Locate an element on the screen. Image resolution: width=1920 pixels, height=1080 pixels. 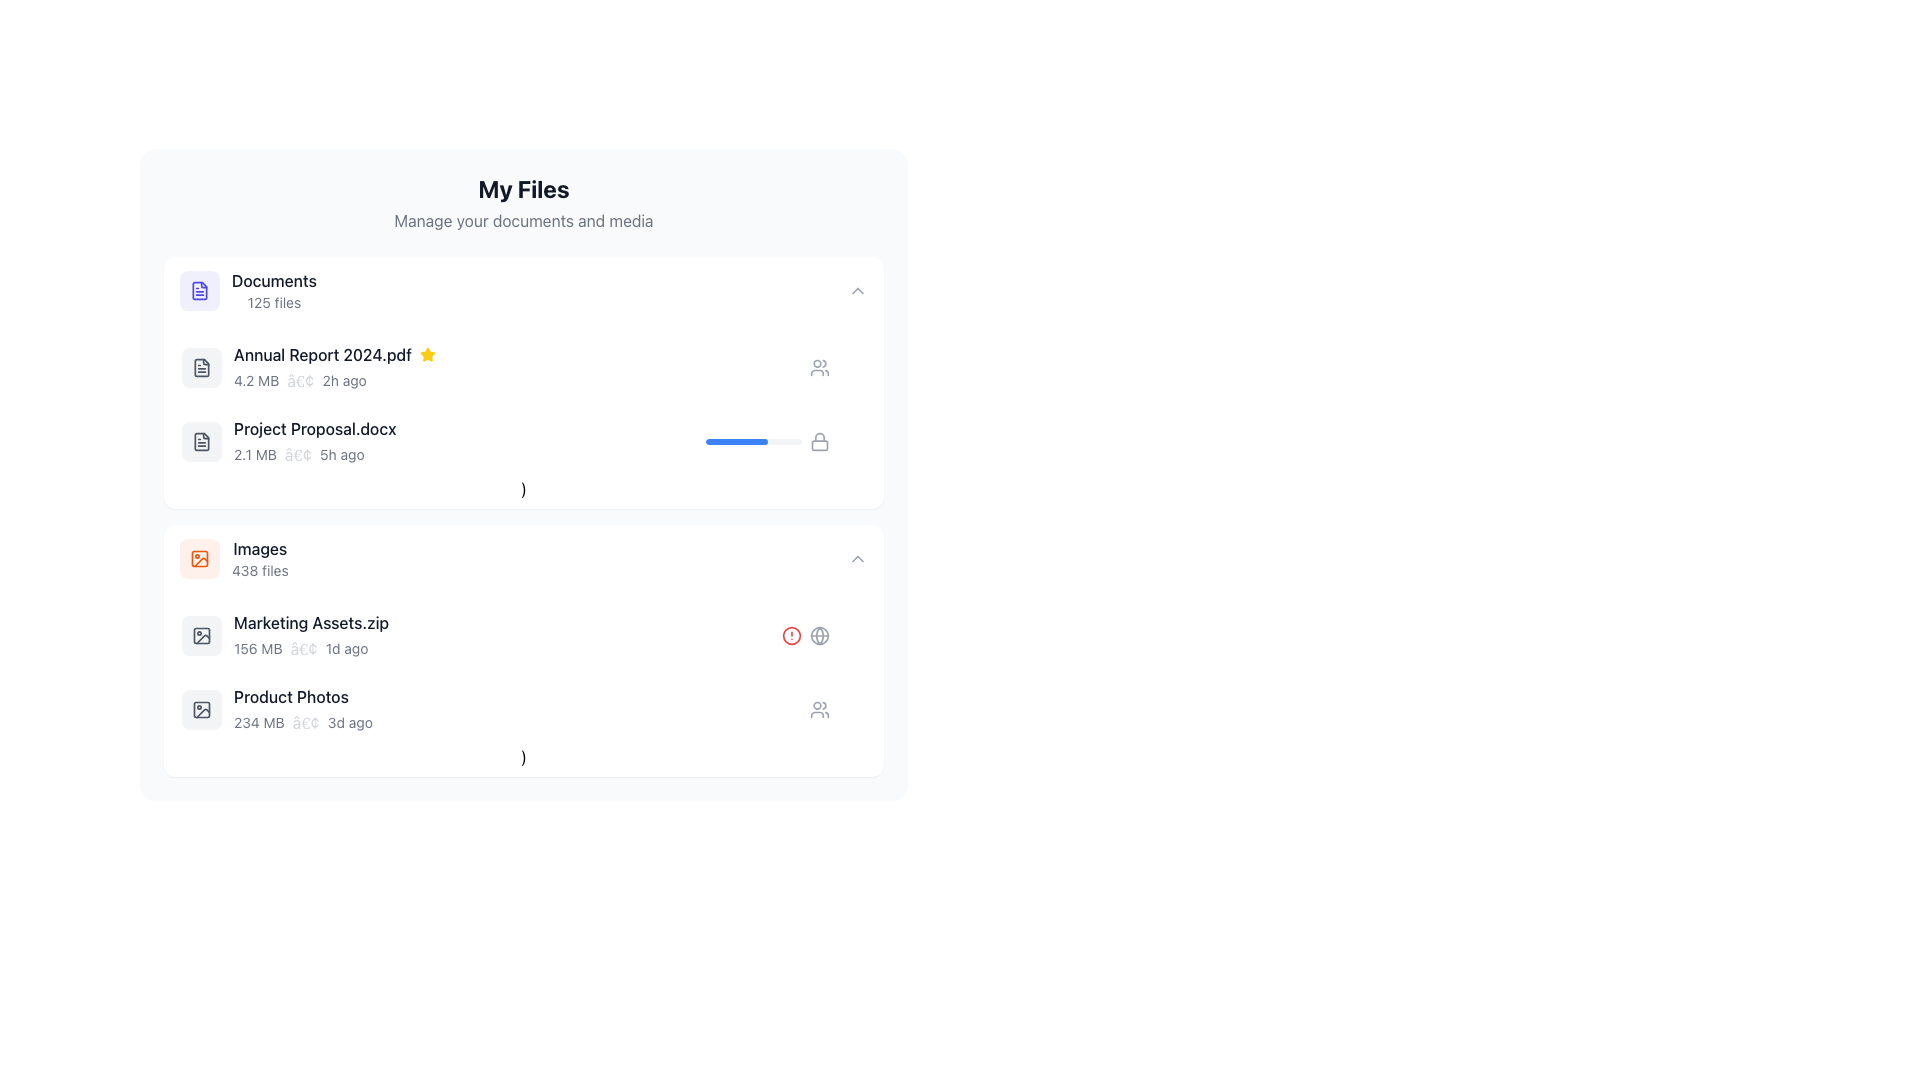
the appearance of the 'Product Photos' icon, which is visually represented as an image file and located within the third entry under the 'Images' section, surrounded by a rounded rectangle background is located at coordinates (201, 708).